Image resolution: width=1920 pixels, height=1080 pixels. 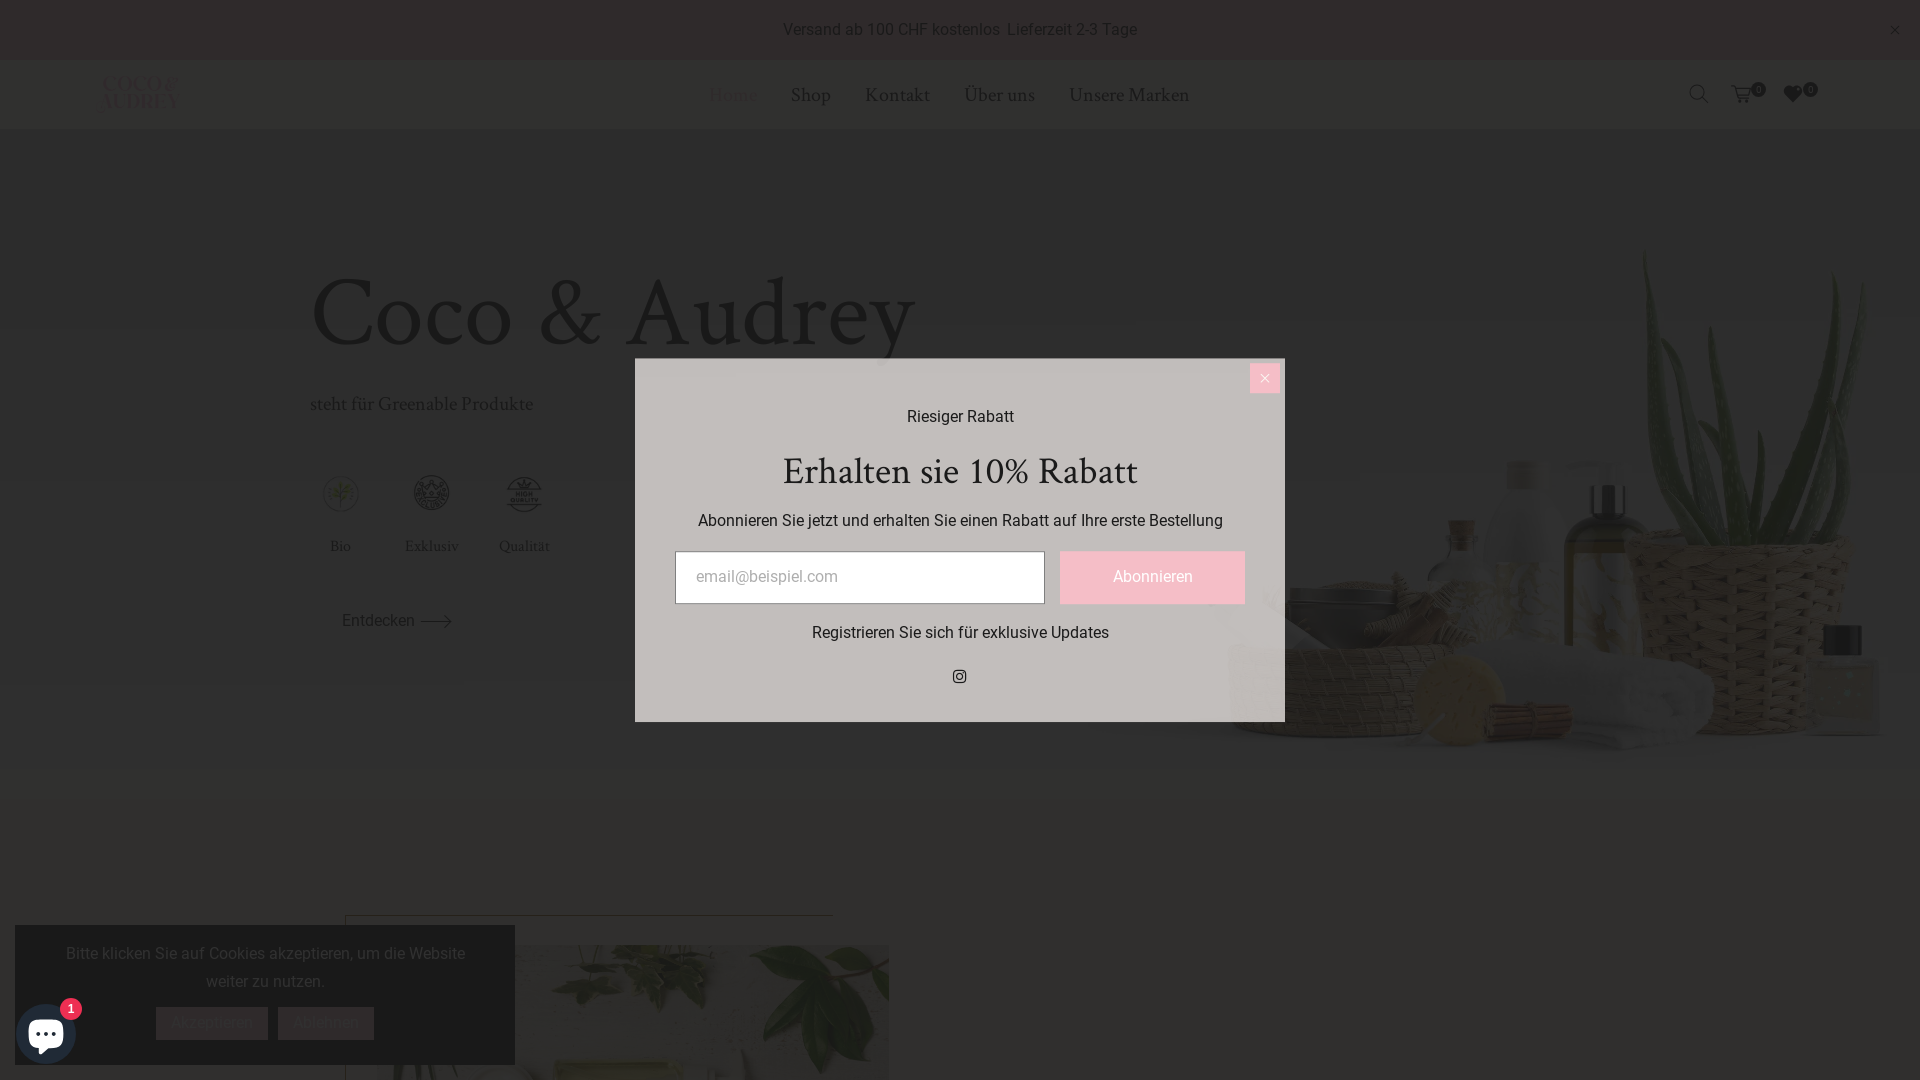 What do you see at coordinates (811, 94) in the screenshot?
I see `'Shop'` at bounding box center [811, 94].